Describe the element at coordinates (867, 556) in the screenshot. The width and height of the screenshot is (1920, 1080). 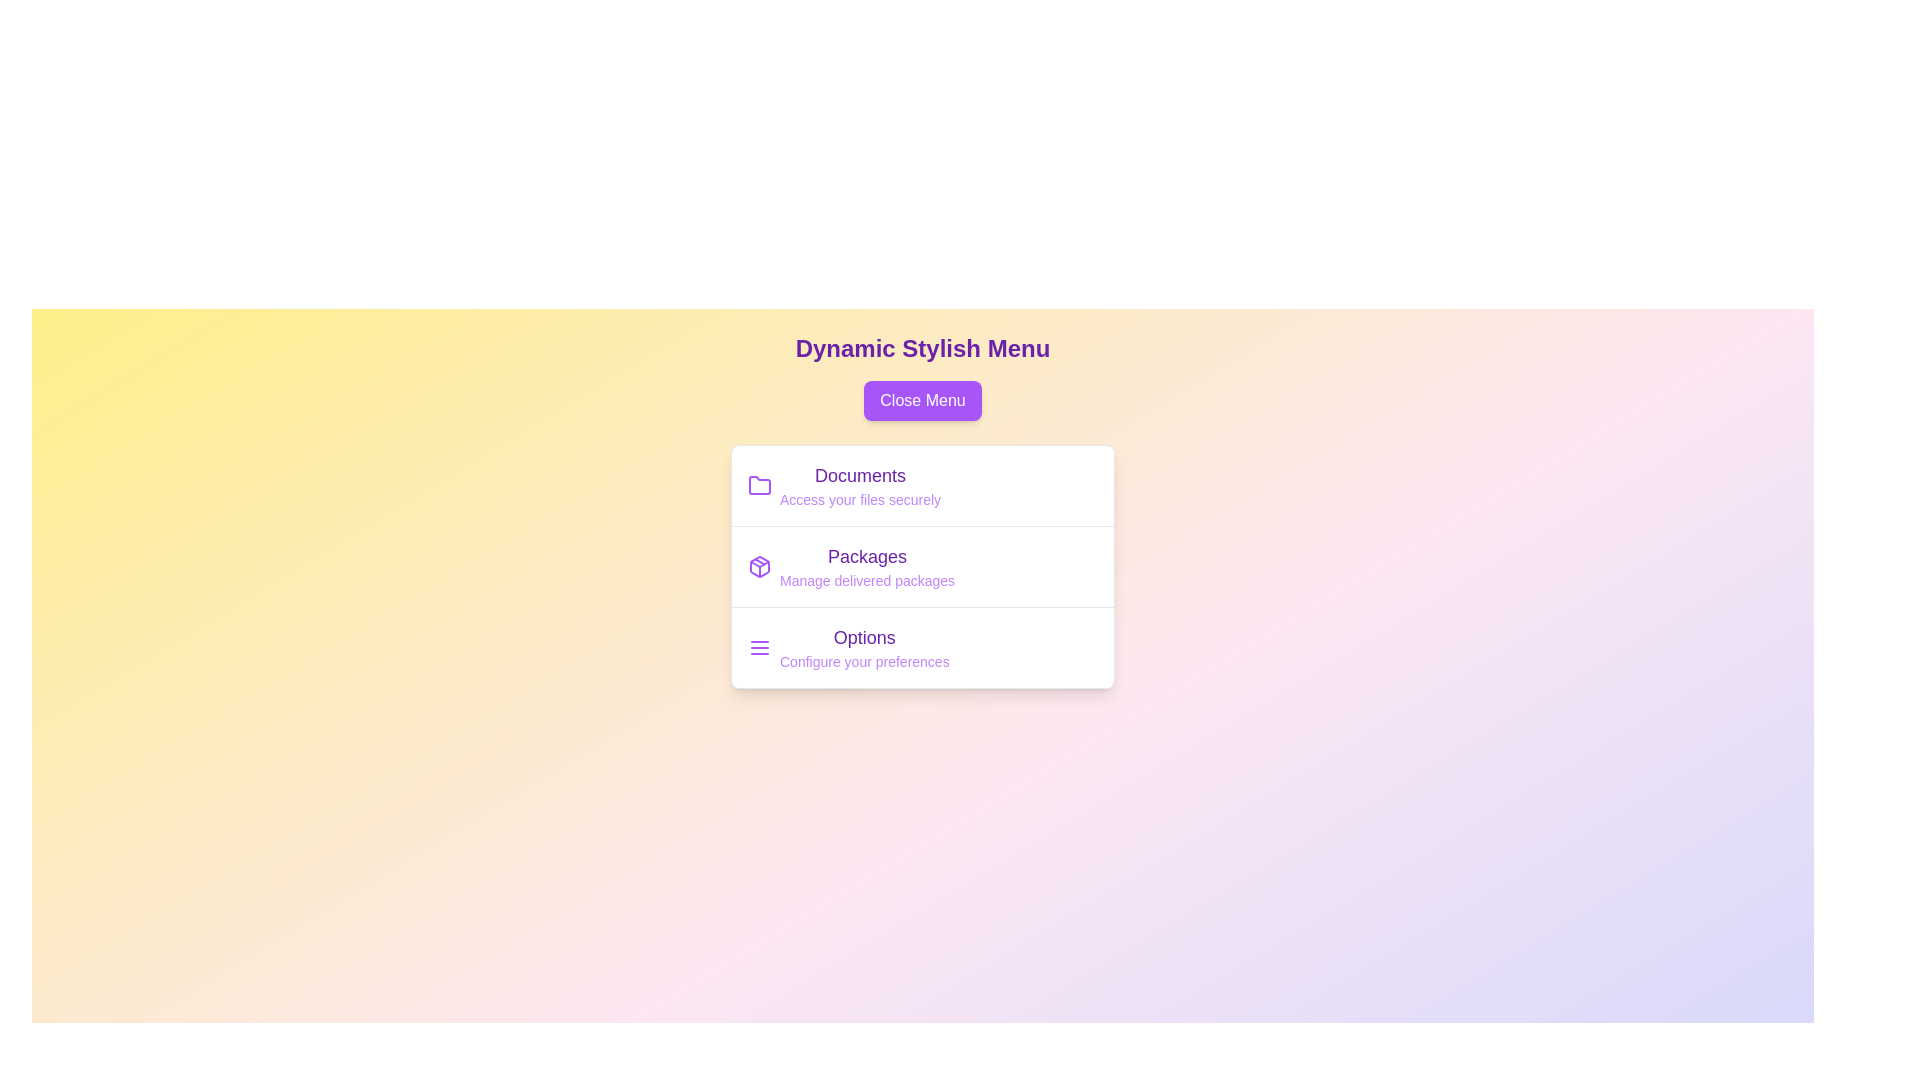
I see `the menu item Packages to select it` at that location.